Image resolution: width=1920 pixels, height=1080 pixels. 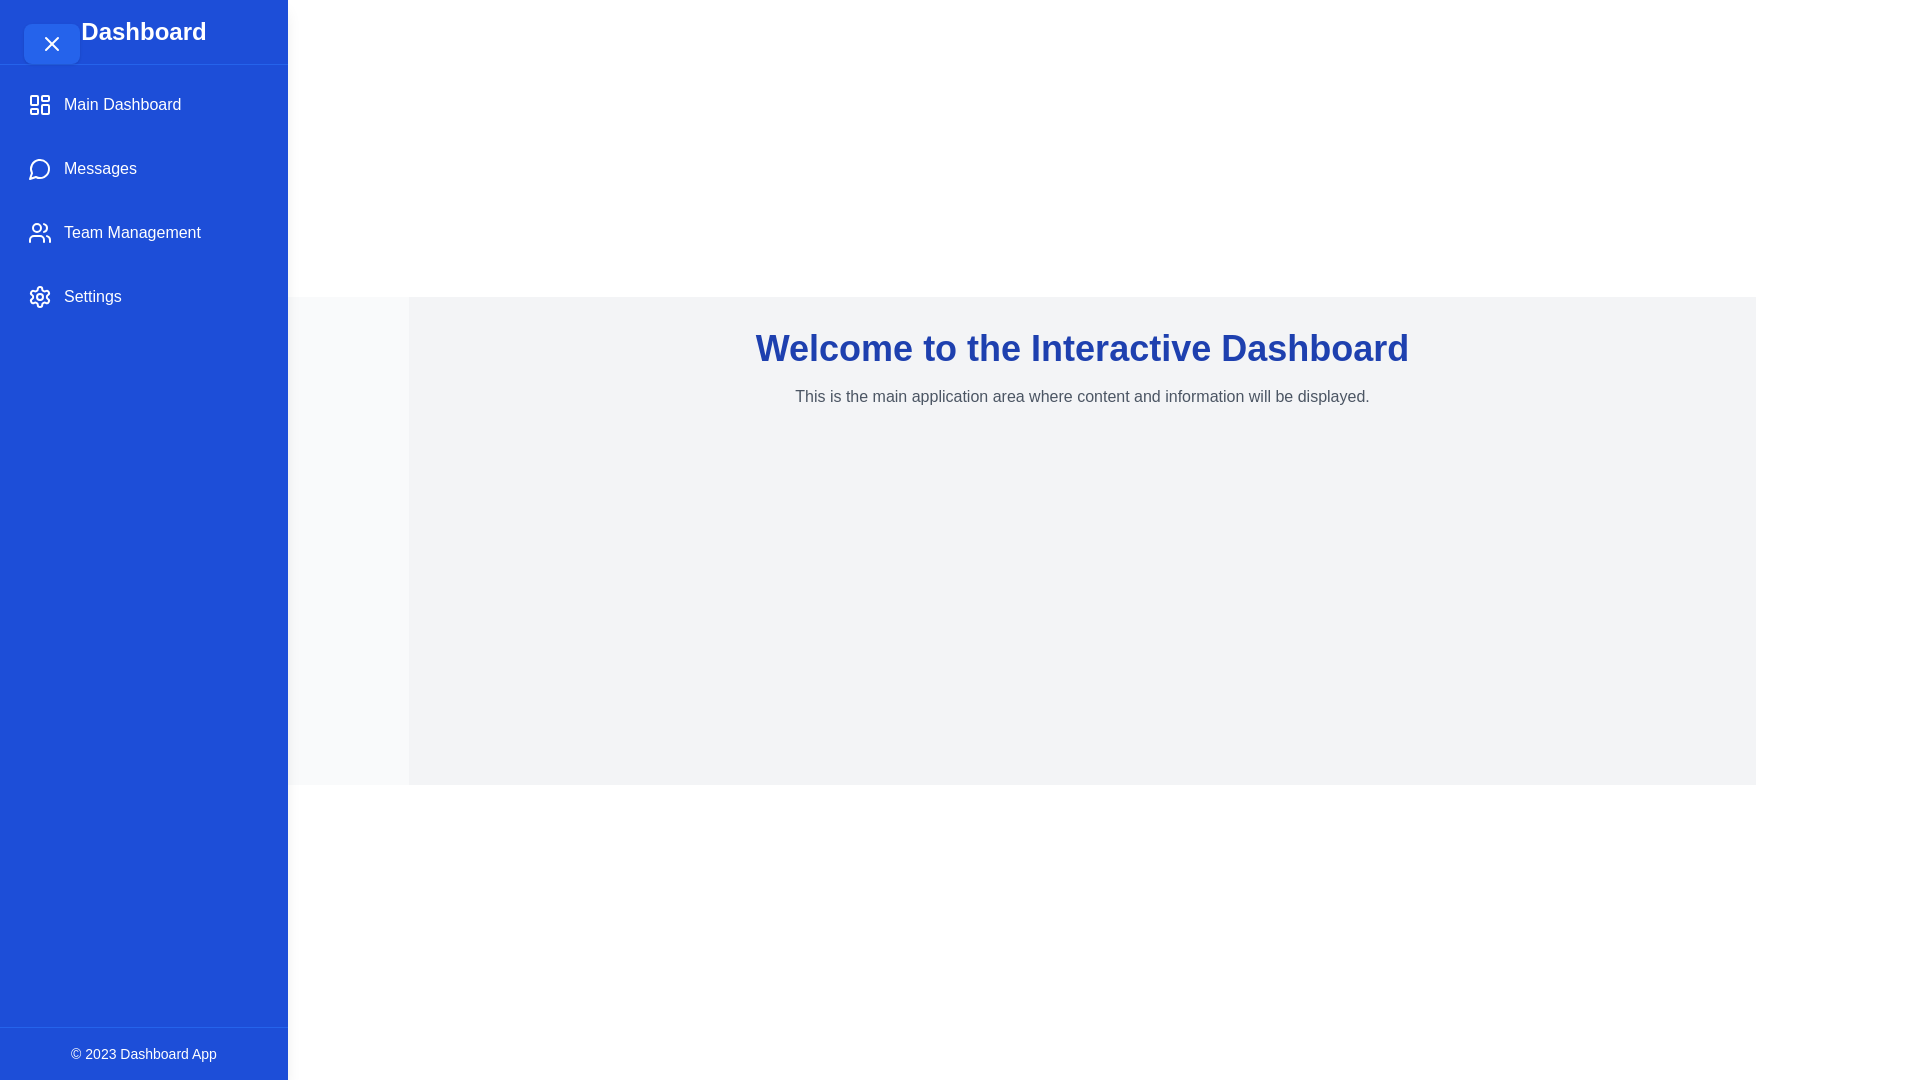 What do you see at coordinates (143, 297) in the screenshot?
I see `the 'Settings' option in the drawer to navigate to the 'Settings' section` at bounding box center [143, 297].